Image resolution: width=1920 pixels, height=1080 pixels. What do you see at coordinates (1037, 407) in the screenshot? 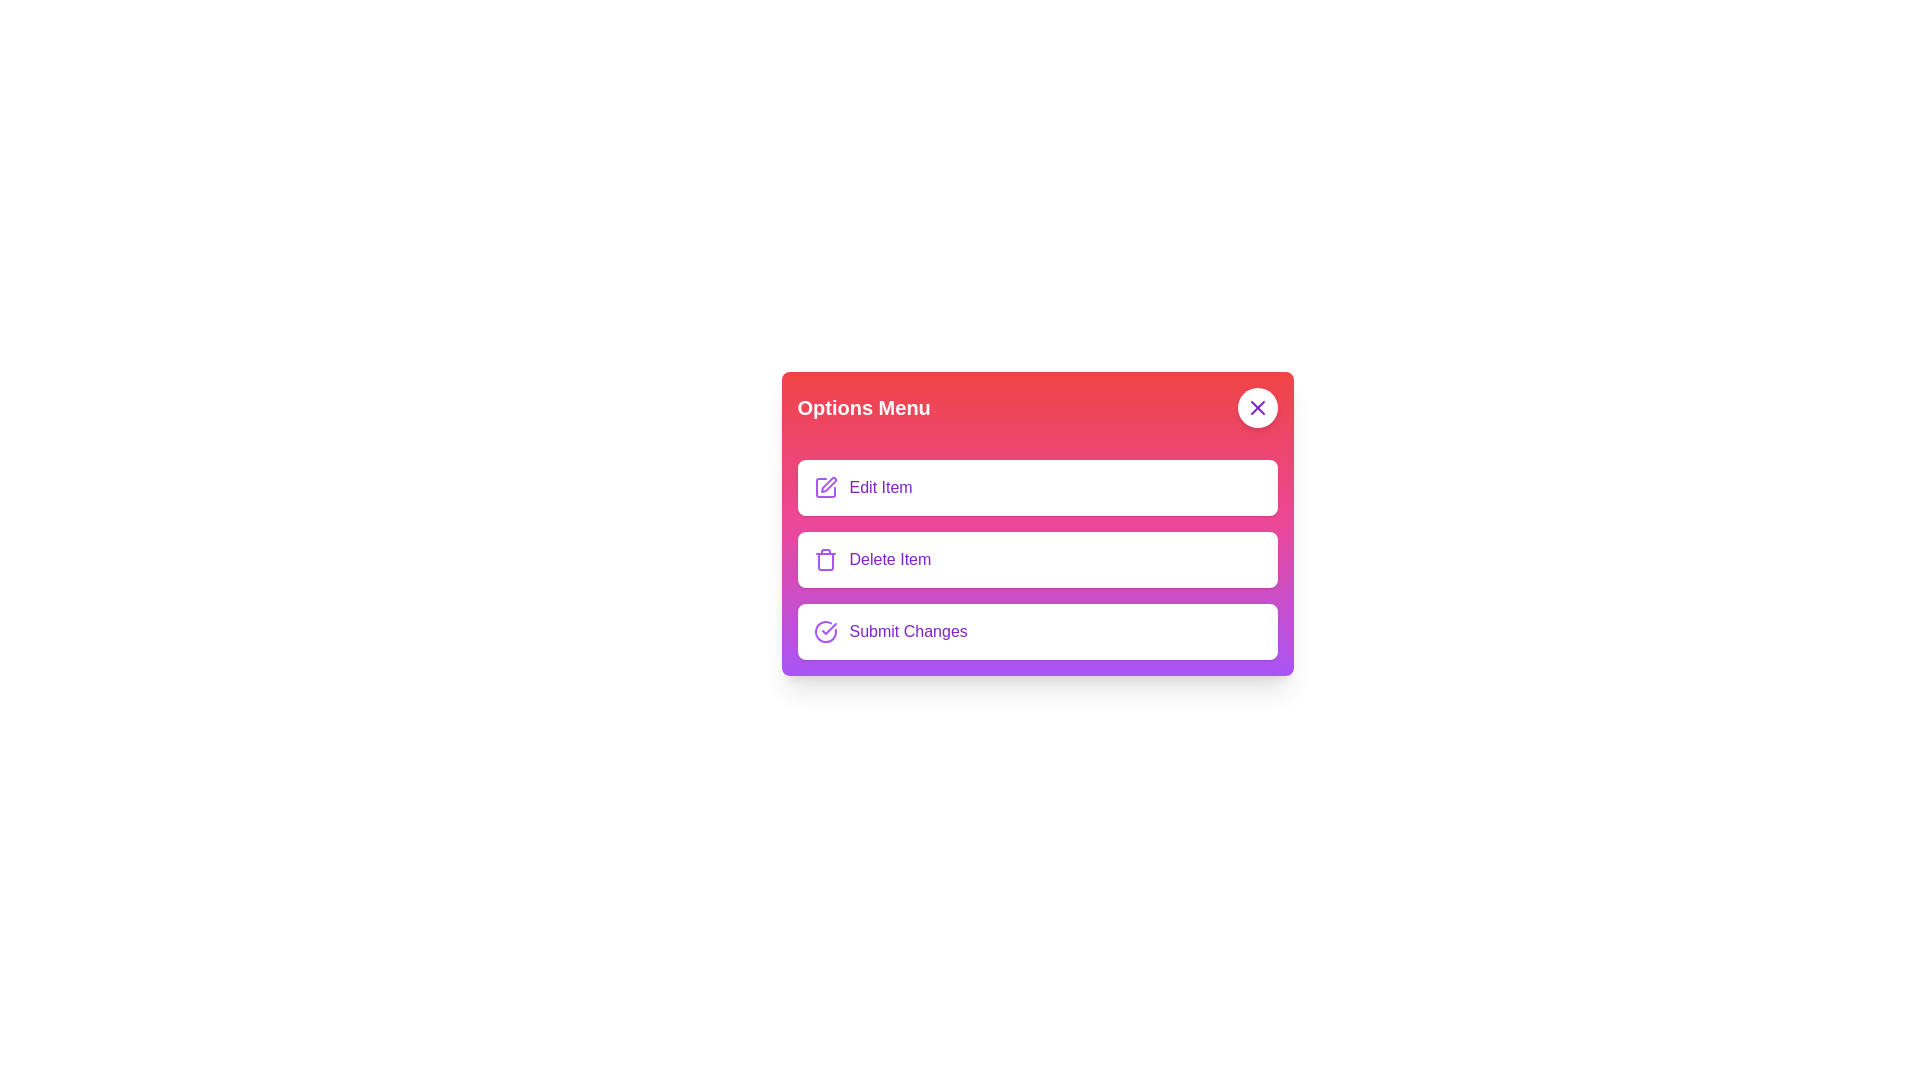
I see `the menu title to inspect it` at bounding box center [1037, 407].